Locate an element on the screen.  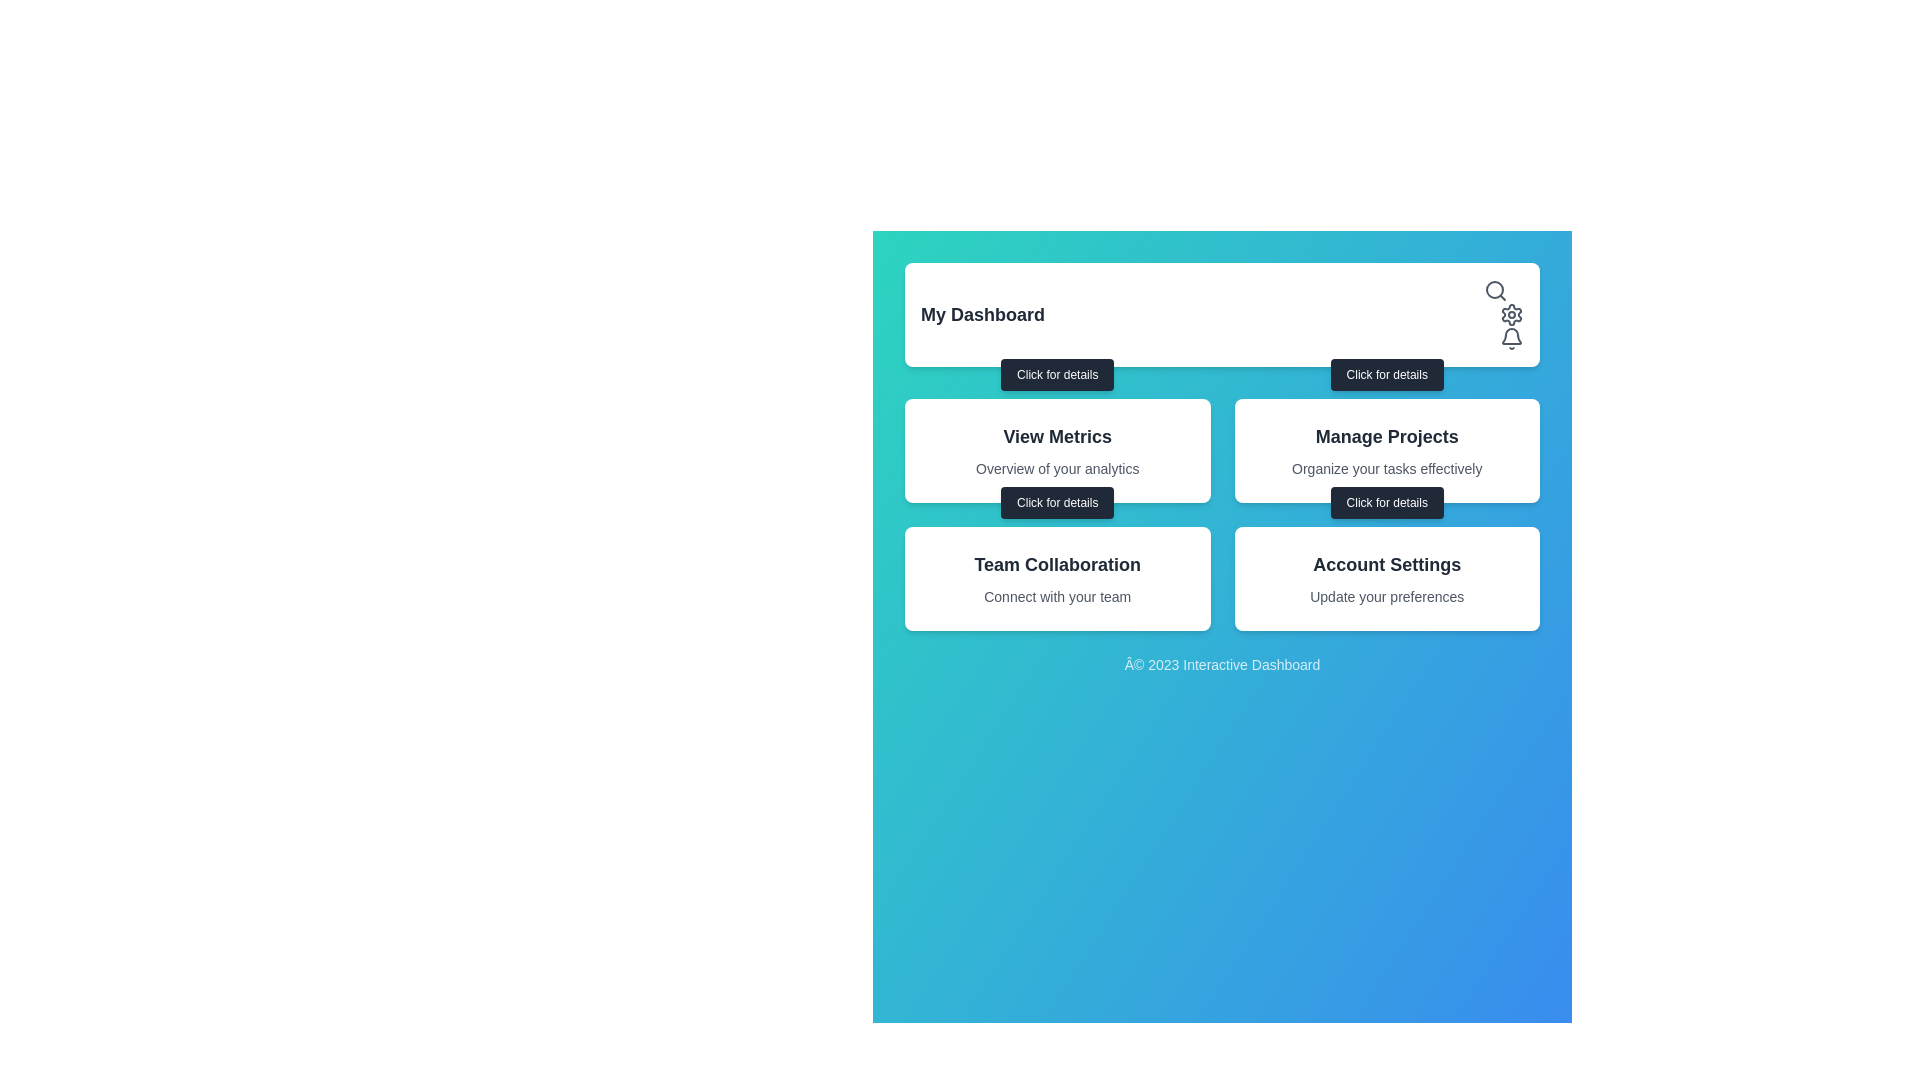
the 'Manage Projects' text label, which is styled in bold and larger size, located in the right card of the second row in a grid layout is located at coordinates (1386, 435).